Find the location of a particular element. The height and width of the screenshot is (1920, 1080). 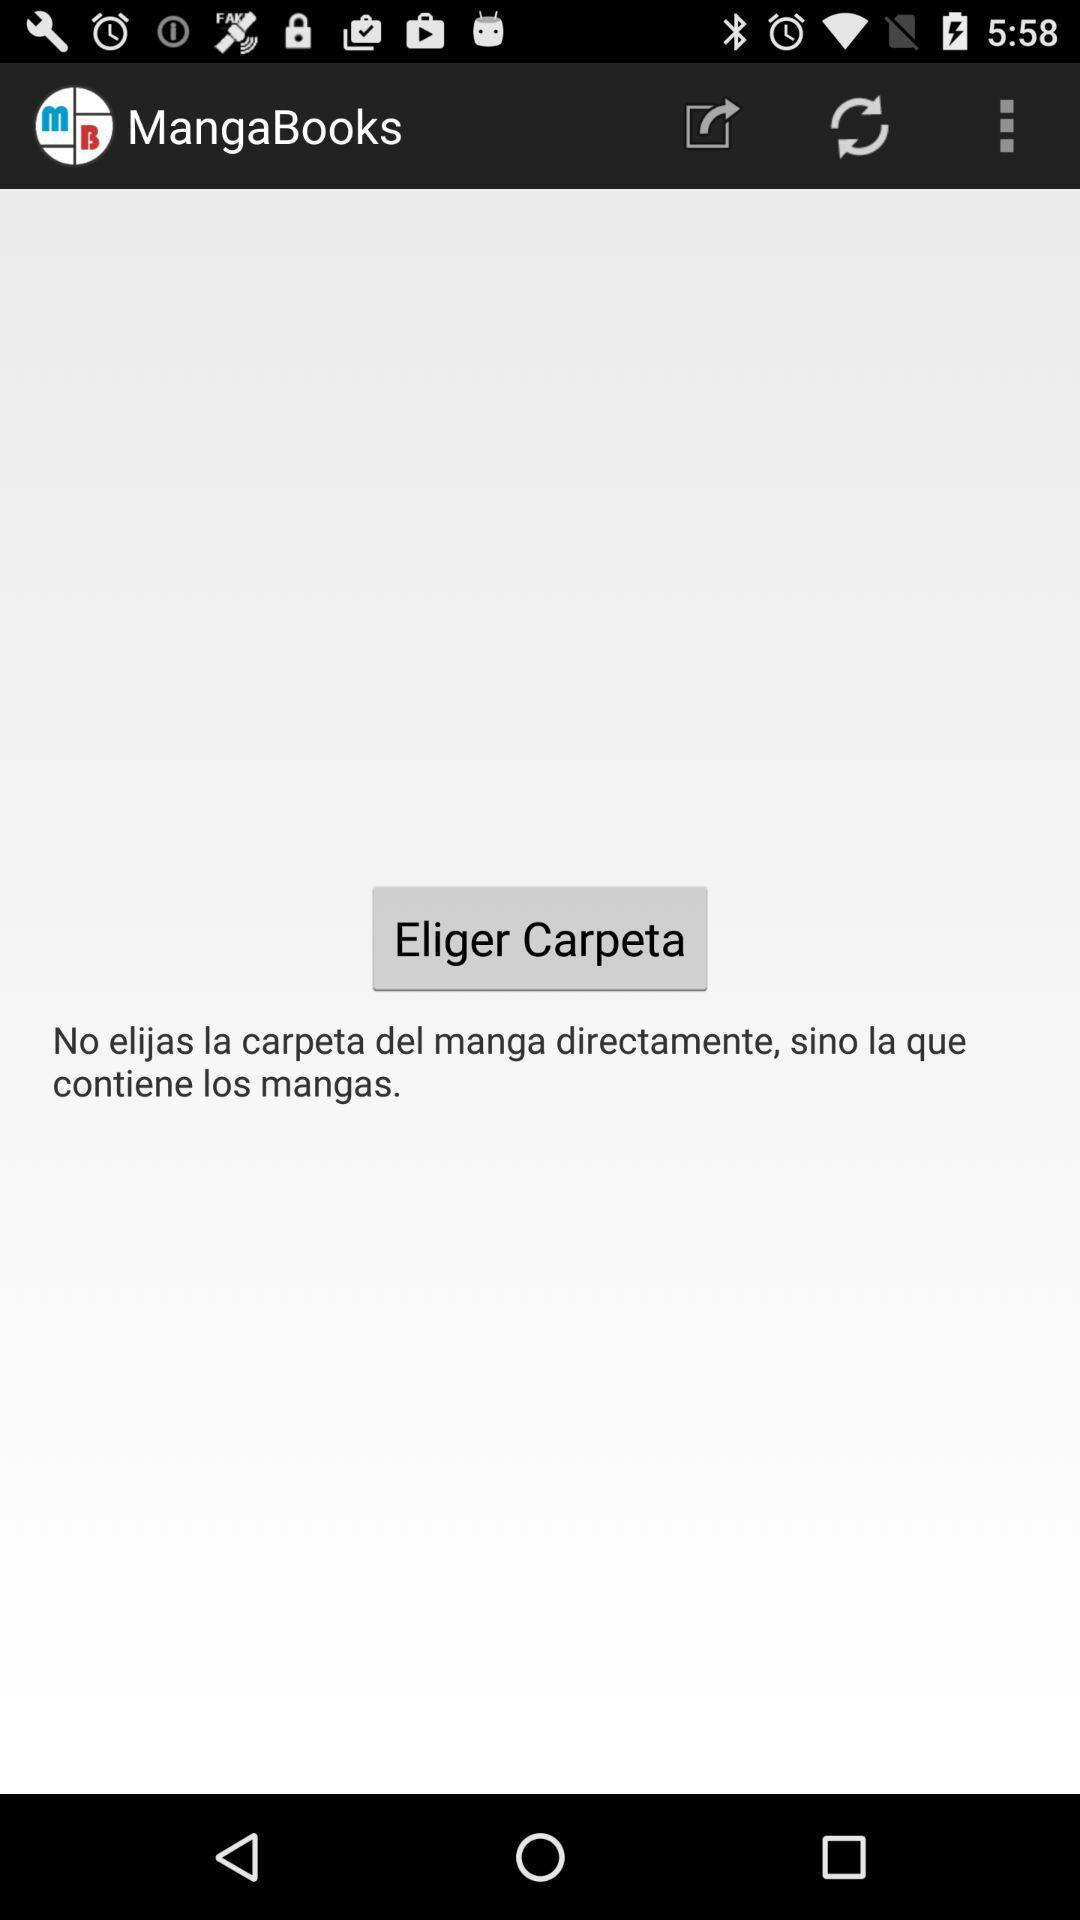

the icon above eliger carpeta button is located at coordinates (711, 124).